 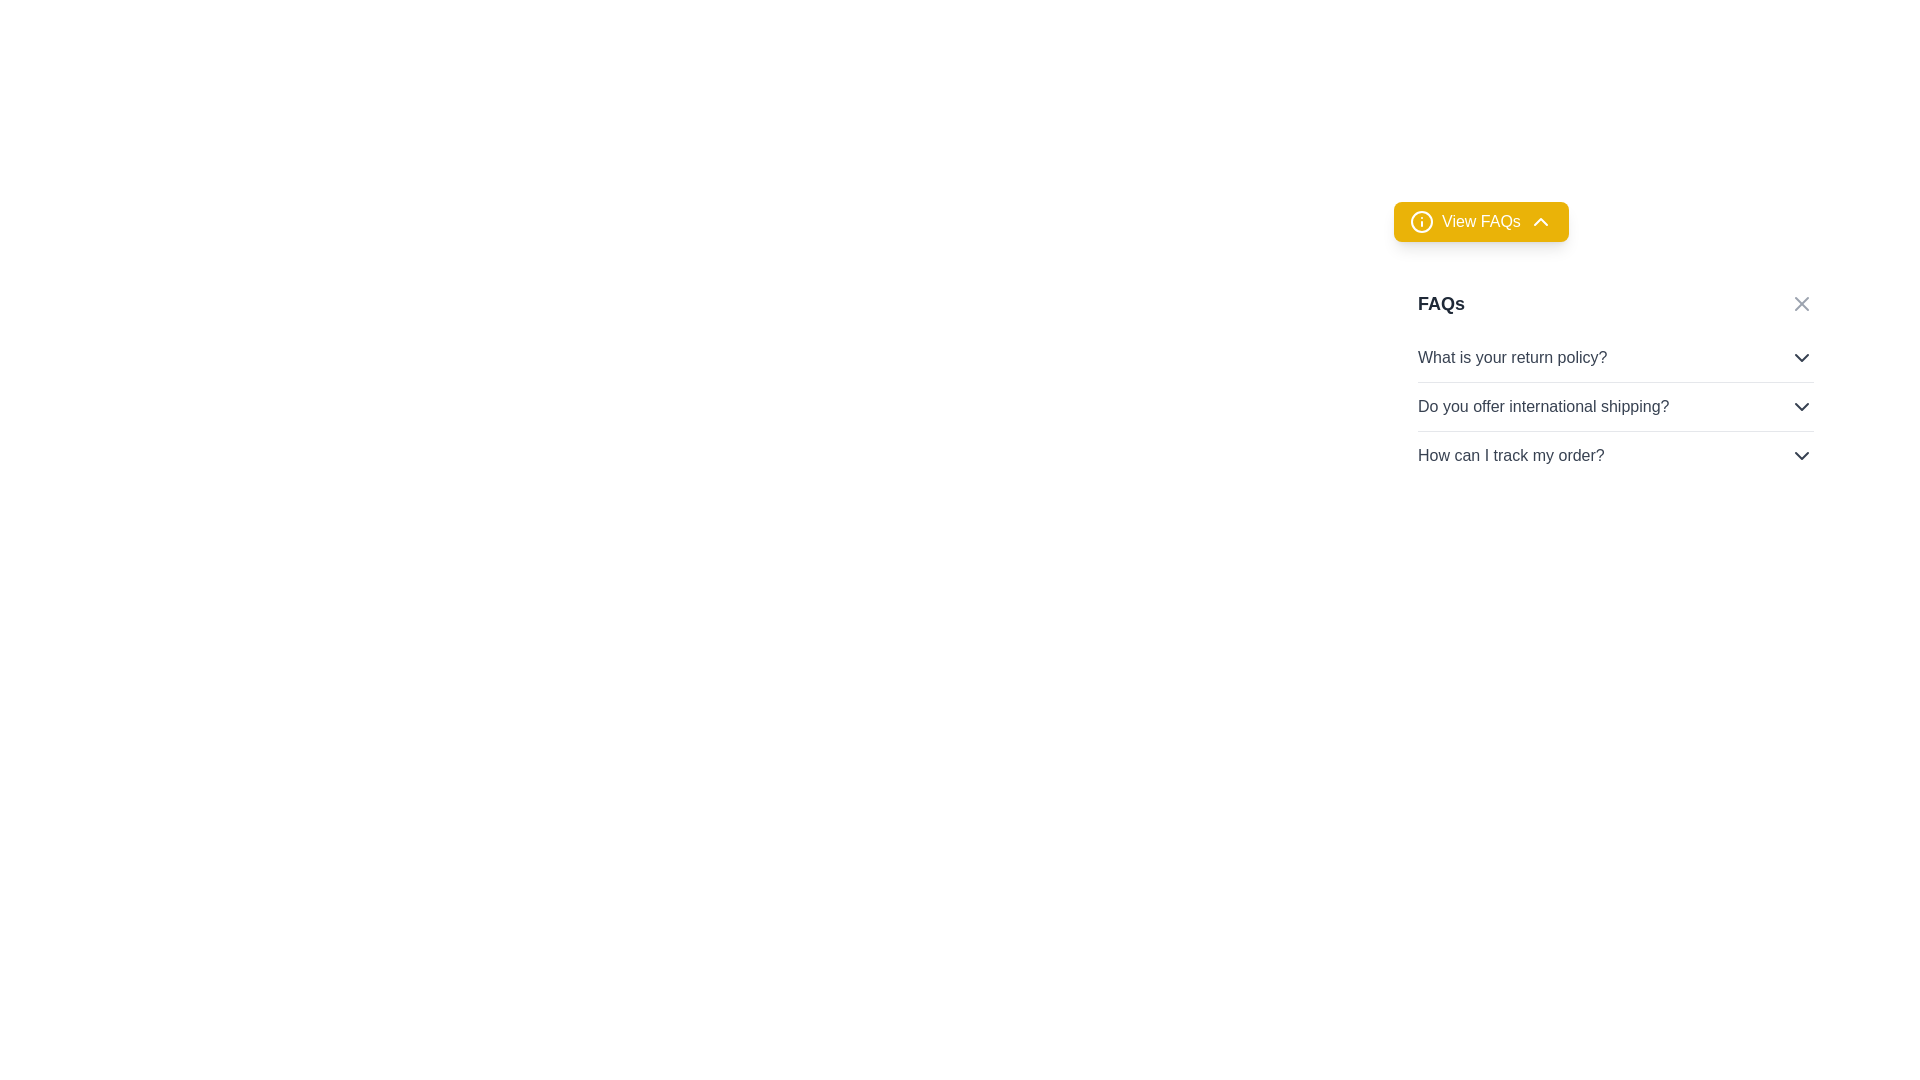 What do you see at coordinates (1801, 304) in the screenshot?
I see `the close icon button, which is a small cross in a square area located at the top-right corner of the 'FAQs' section` at bounding box center [1801, 304].